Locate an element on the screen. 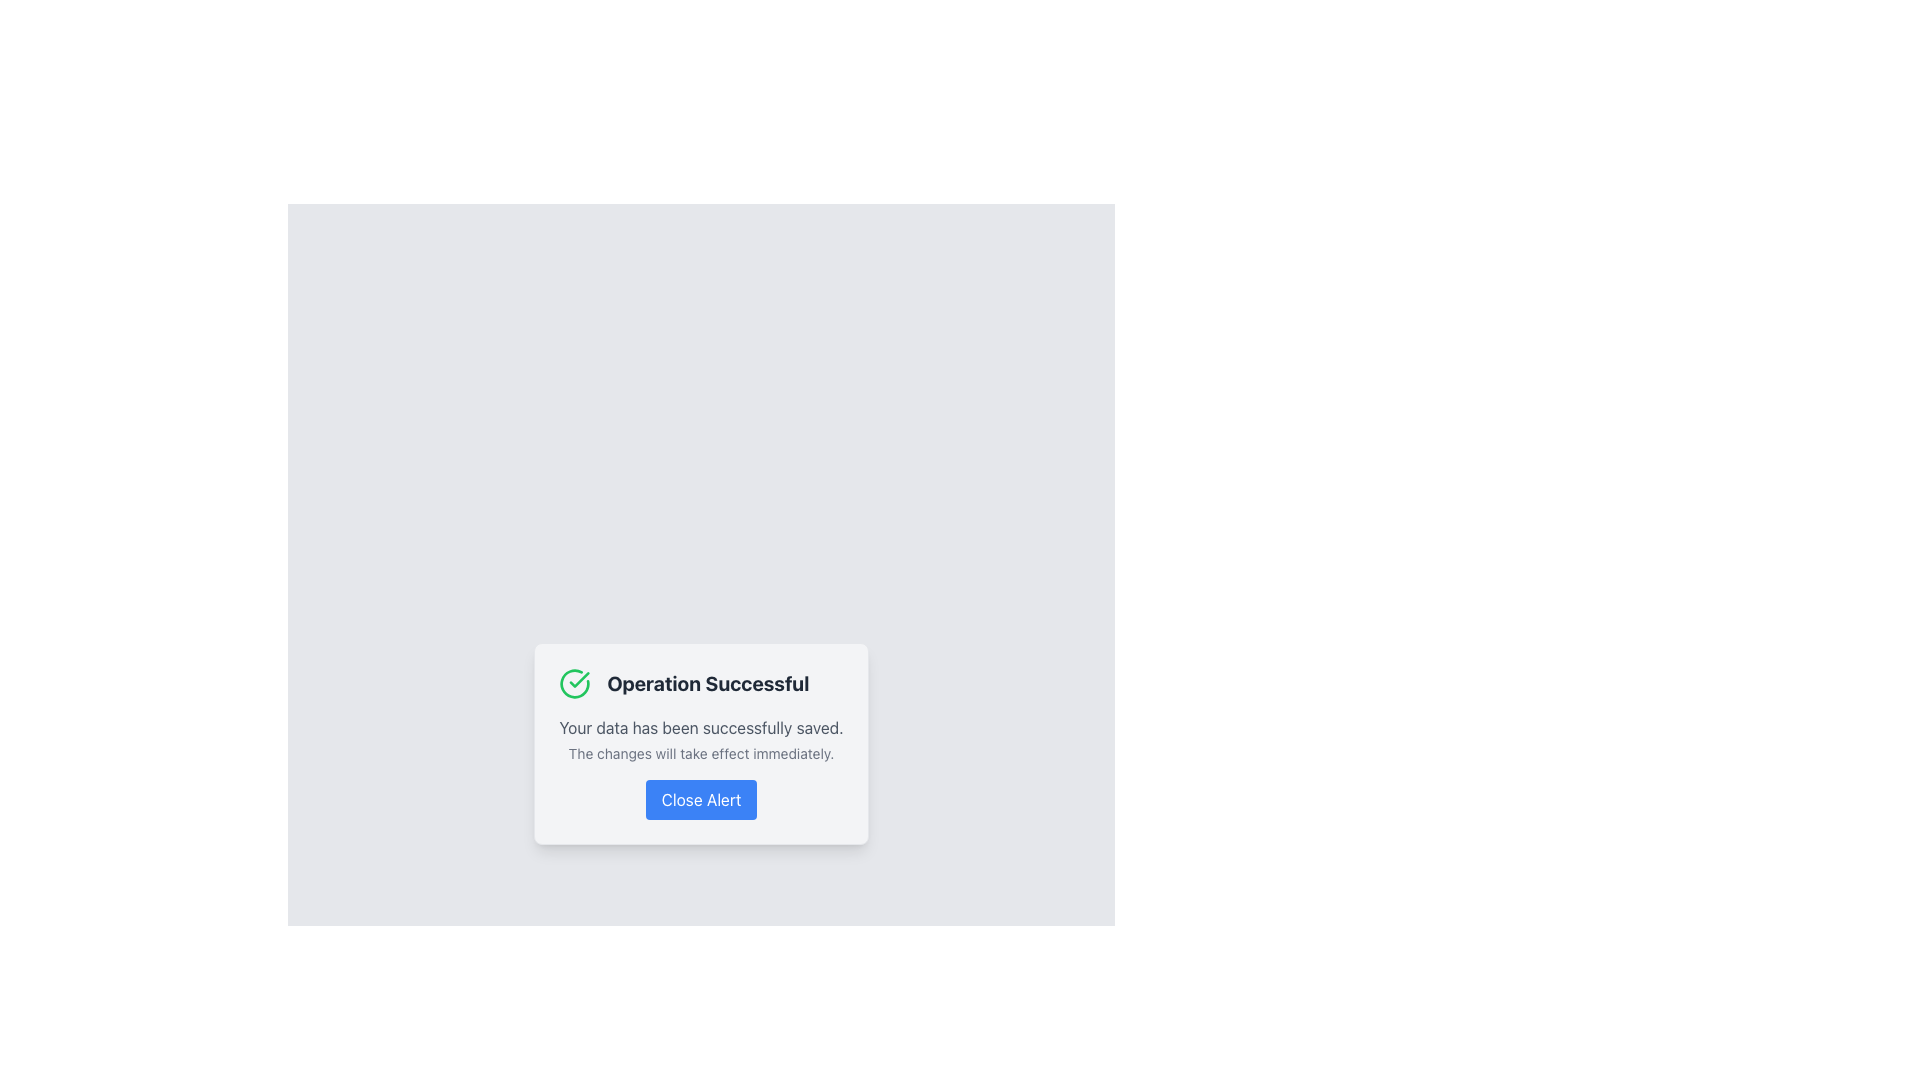  the green checkmark icon inside the circular frame located at the top-left corner of the success notification dialog box is located at coordinates (579, 678).